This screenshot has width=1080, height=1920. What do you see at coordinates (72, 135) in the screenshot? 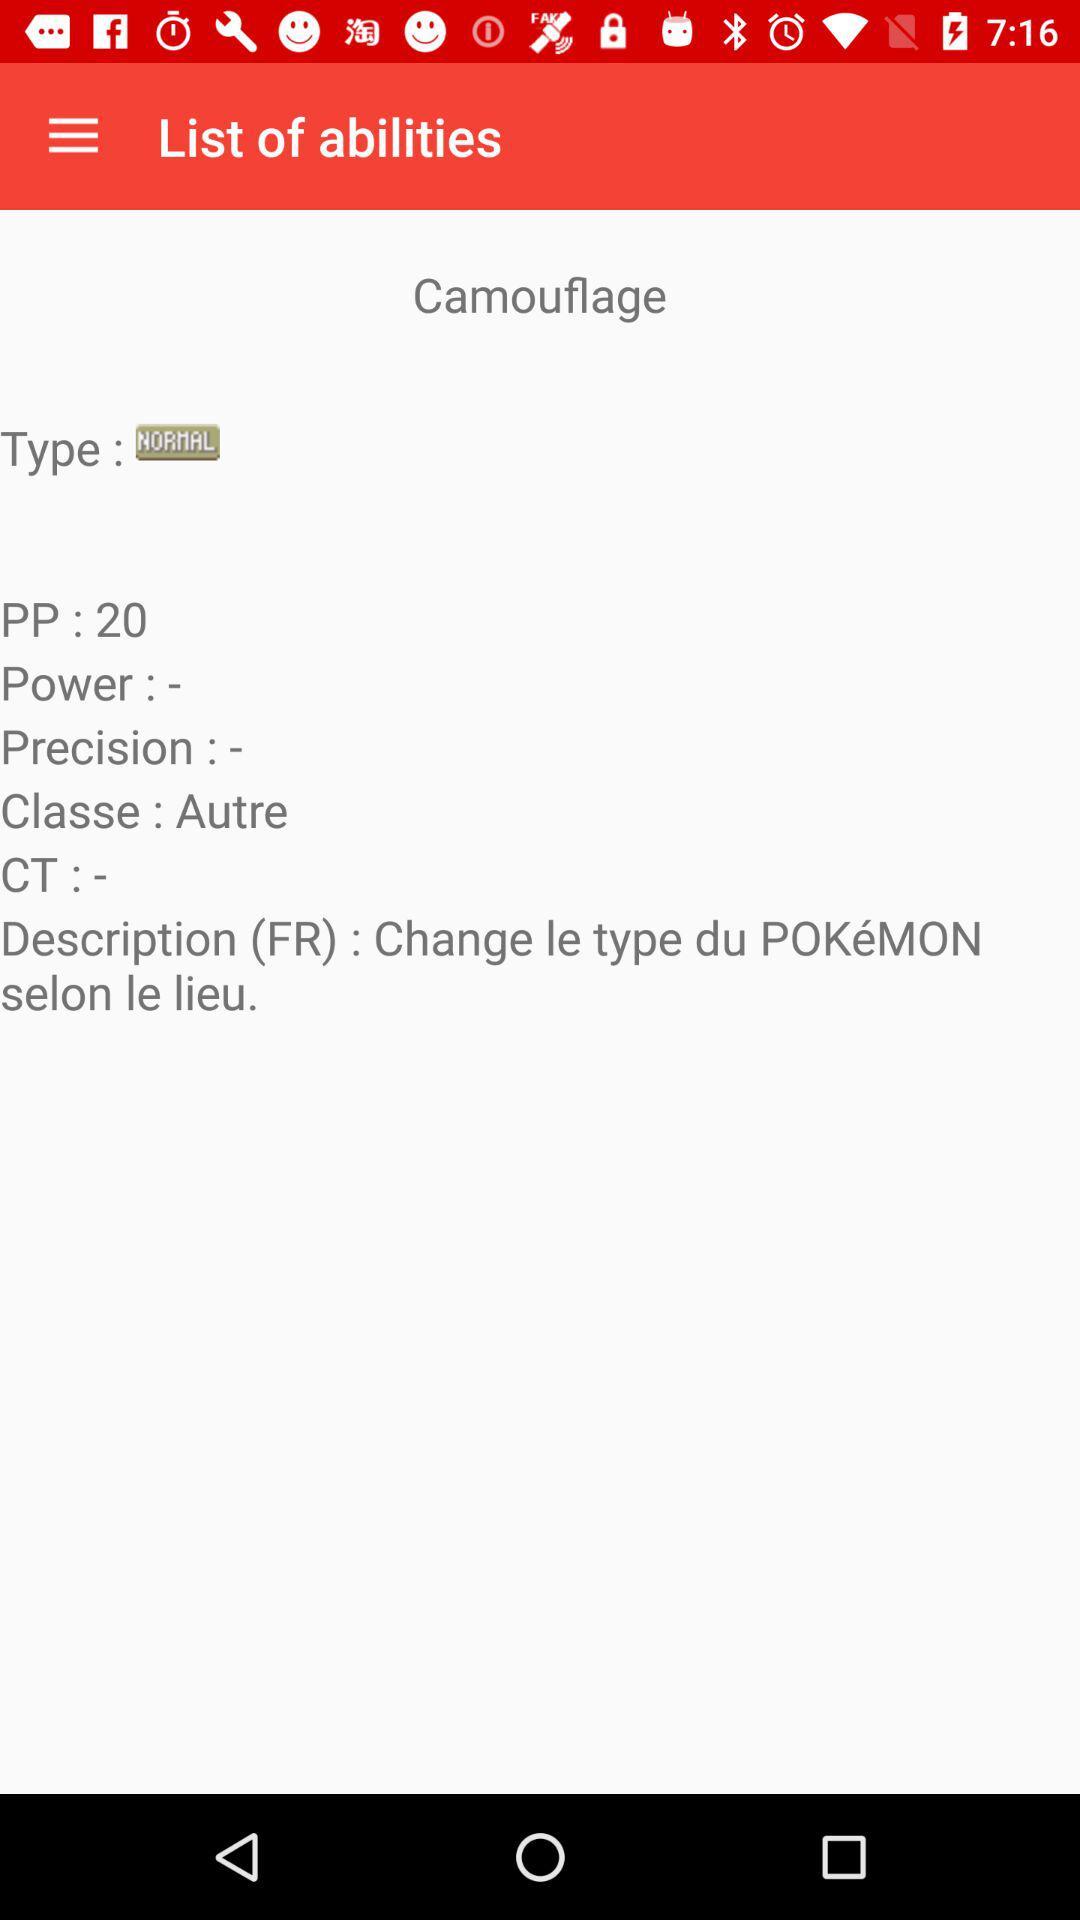
I see `app next to the list of abilities item` at bounding box center [72, 135].